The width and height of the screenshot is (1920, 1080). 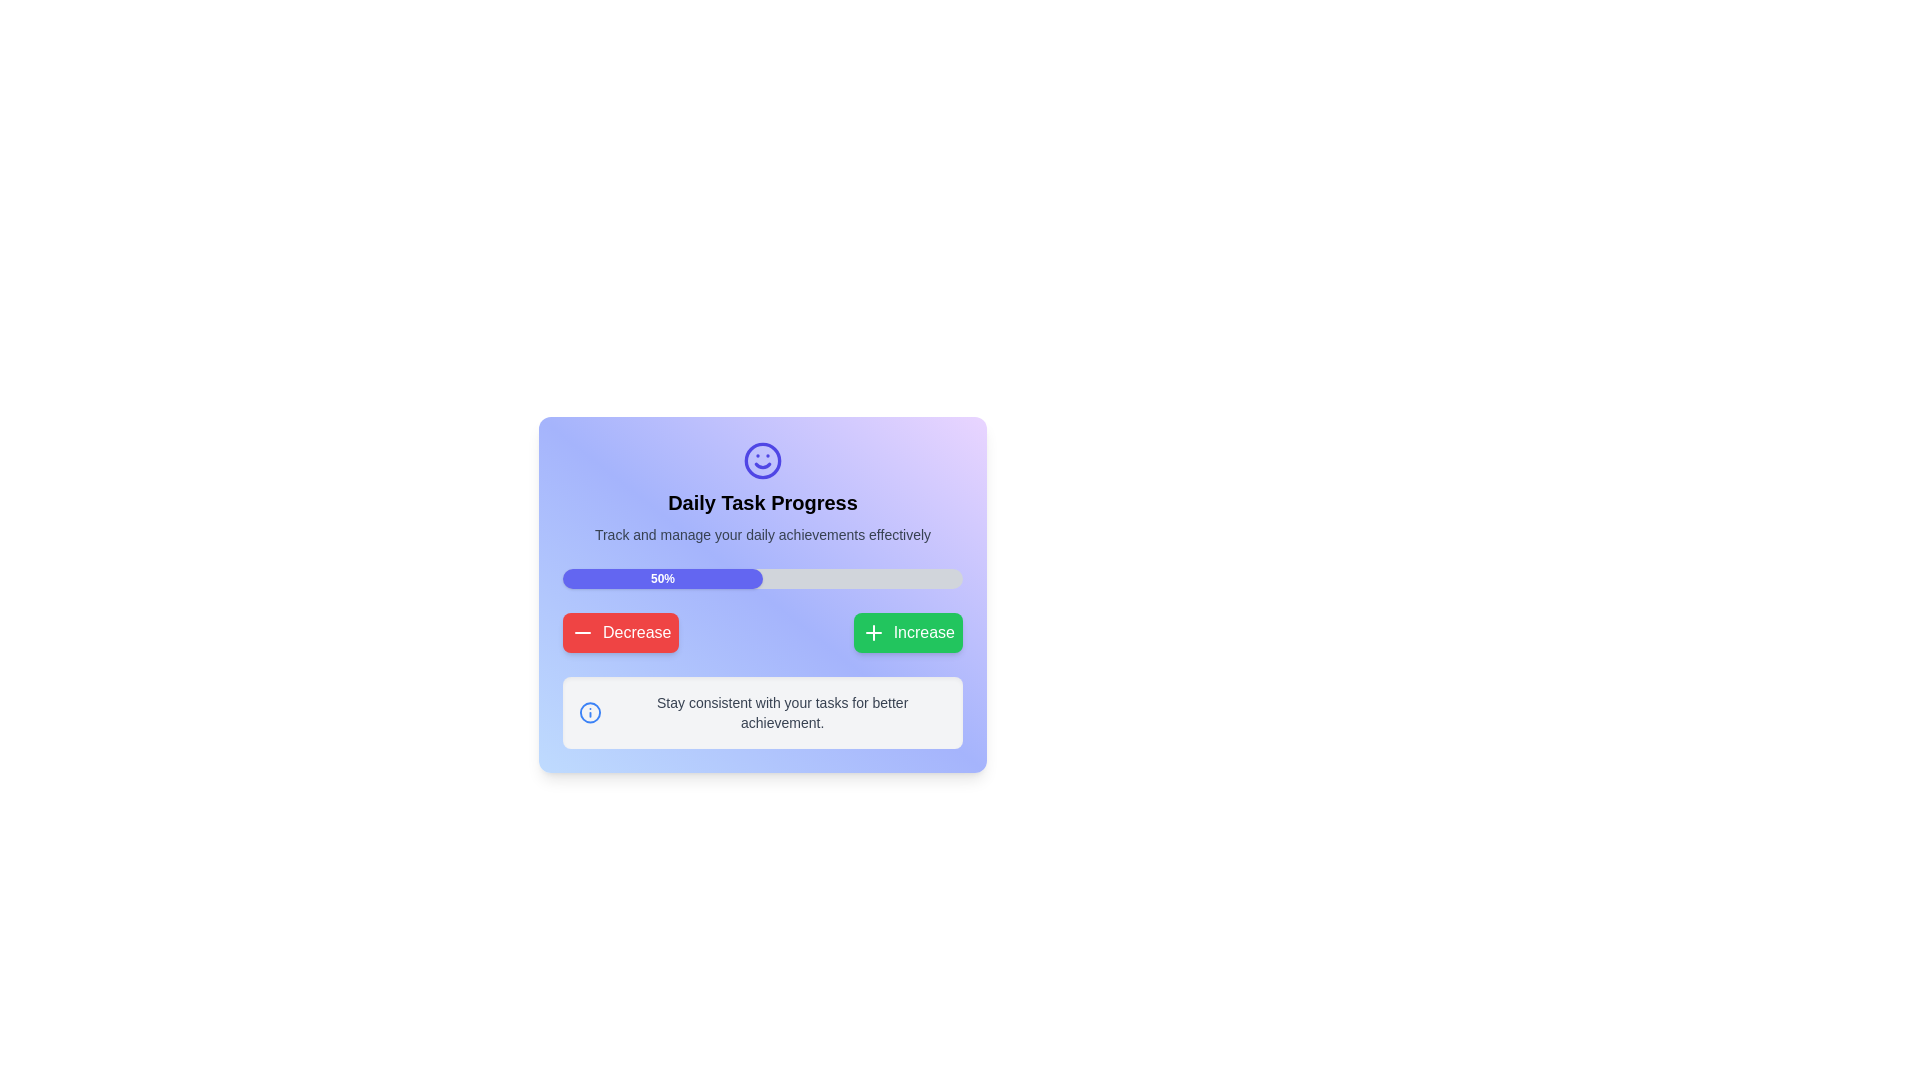 What do you see at coordinates (762, 578) in the screenshot?
I see `the Progress Bar that visually represents a percentage value of 50%, located under the title 'Daily Task Progress' and above the 'Decrease' and 'Increase' buttons` at bounding box center [762, 578].